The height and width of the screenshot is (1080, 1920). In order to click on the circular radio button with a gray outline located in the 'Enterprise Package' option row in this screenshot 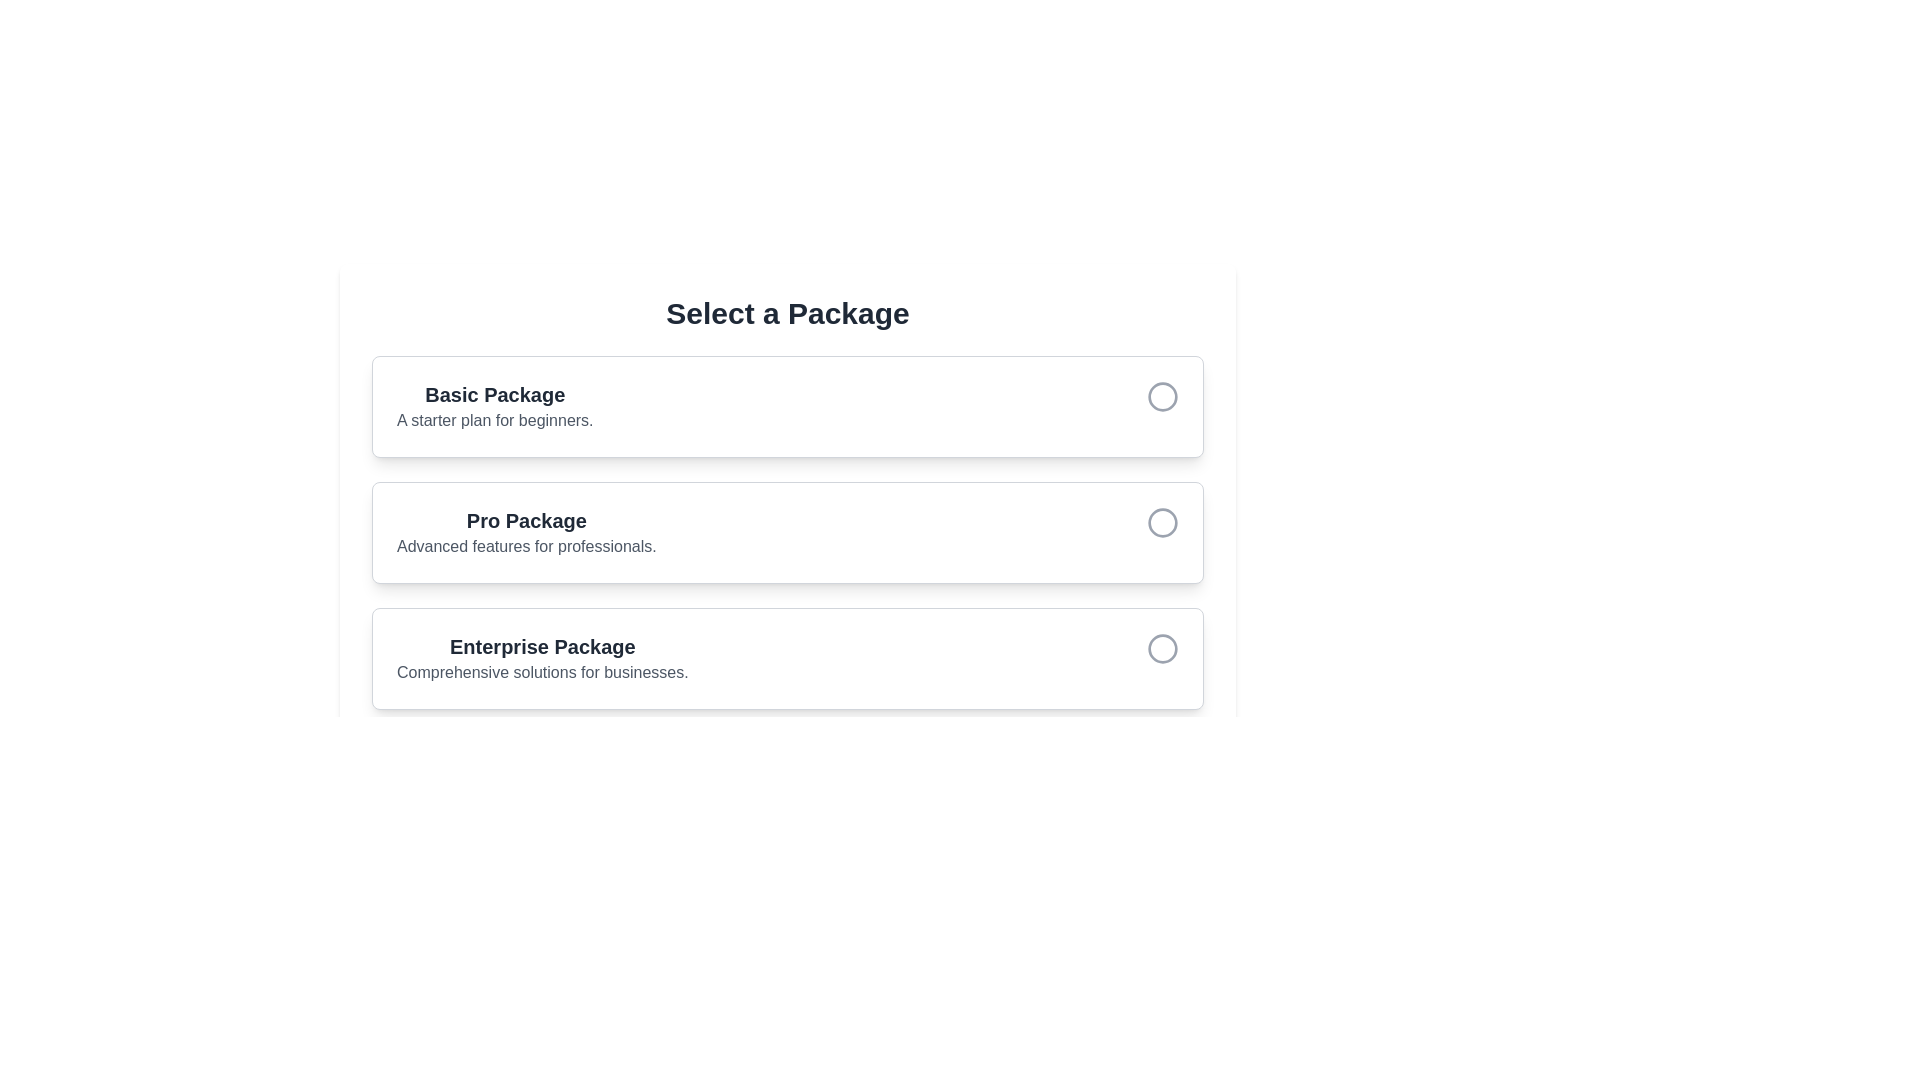, I will do `click(1162, 648)`.